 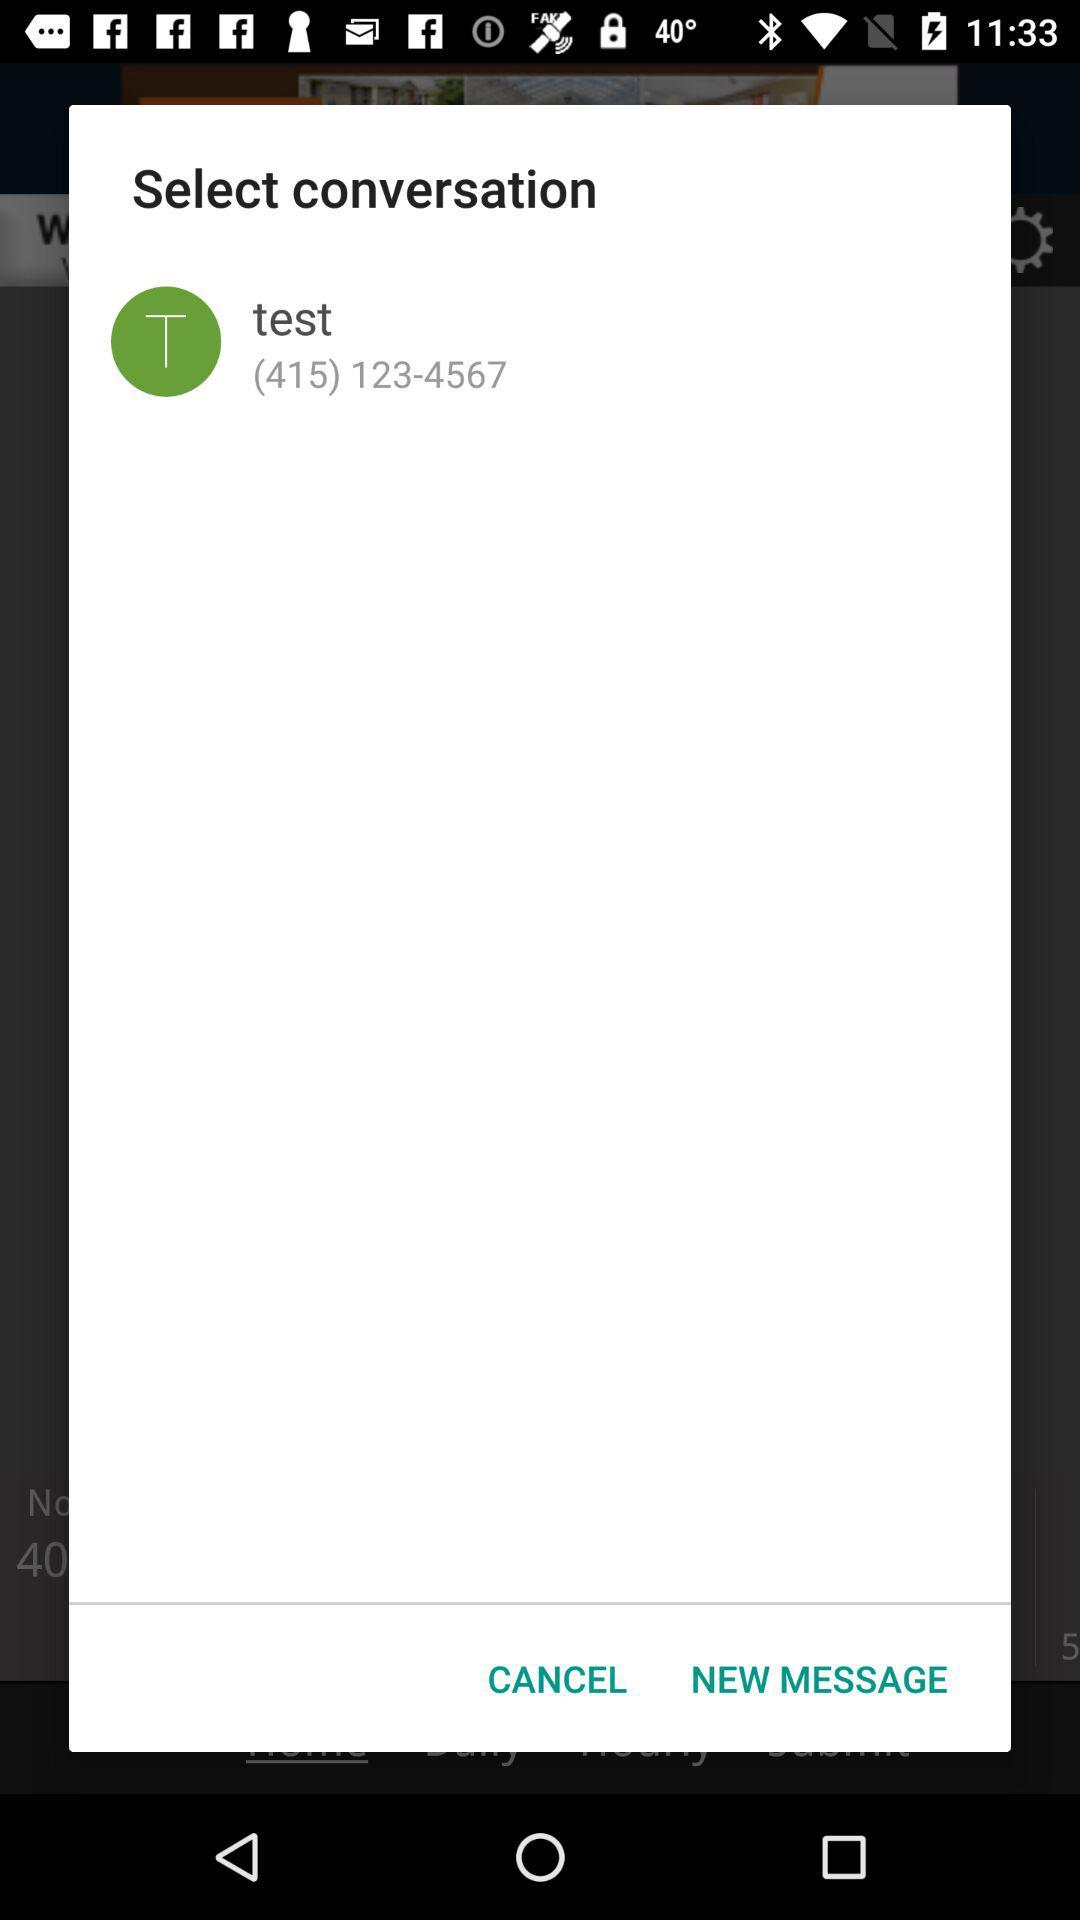 I want to click on the button to the right of the cancel item, so click(x=819, y=1678).